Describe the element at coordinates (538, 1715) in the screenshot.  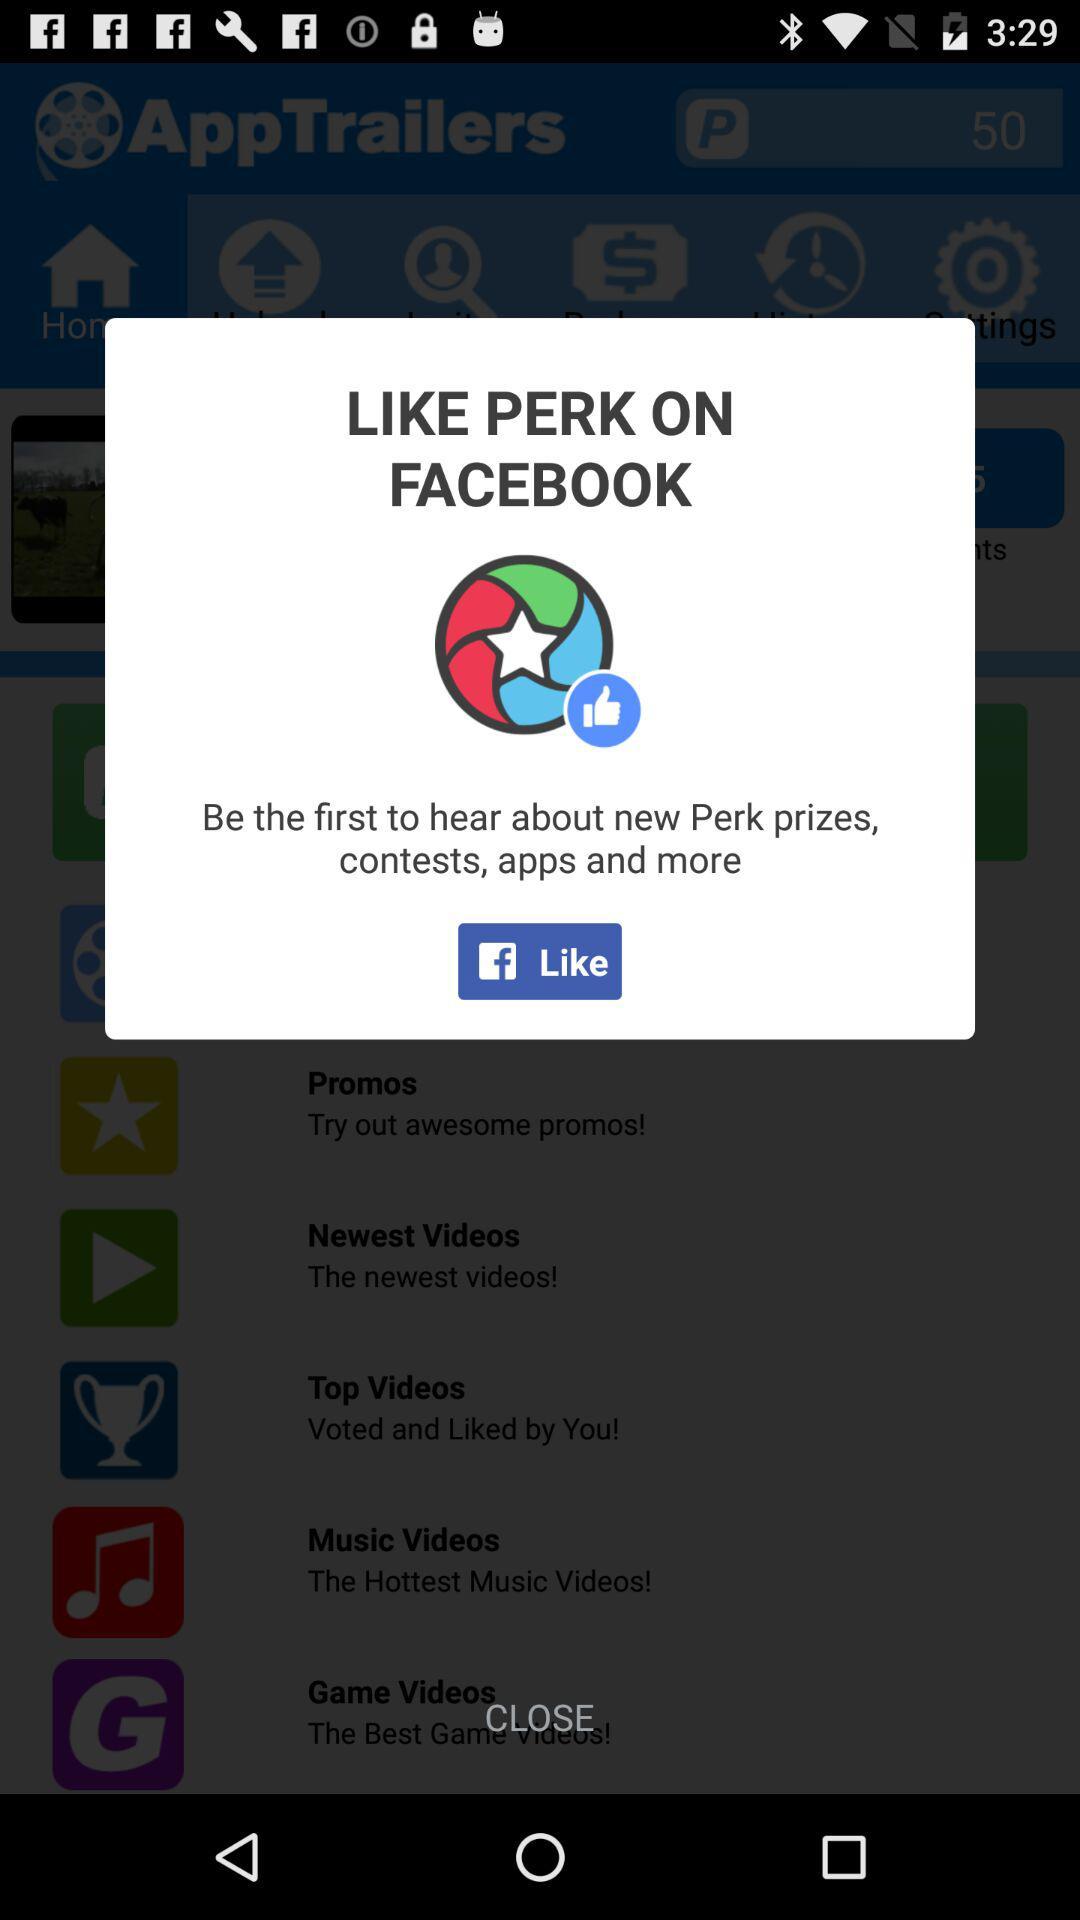
I see `close icon` at that location.